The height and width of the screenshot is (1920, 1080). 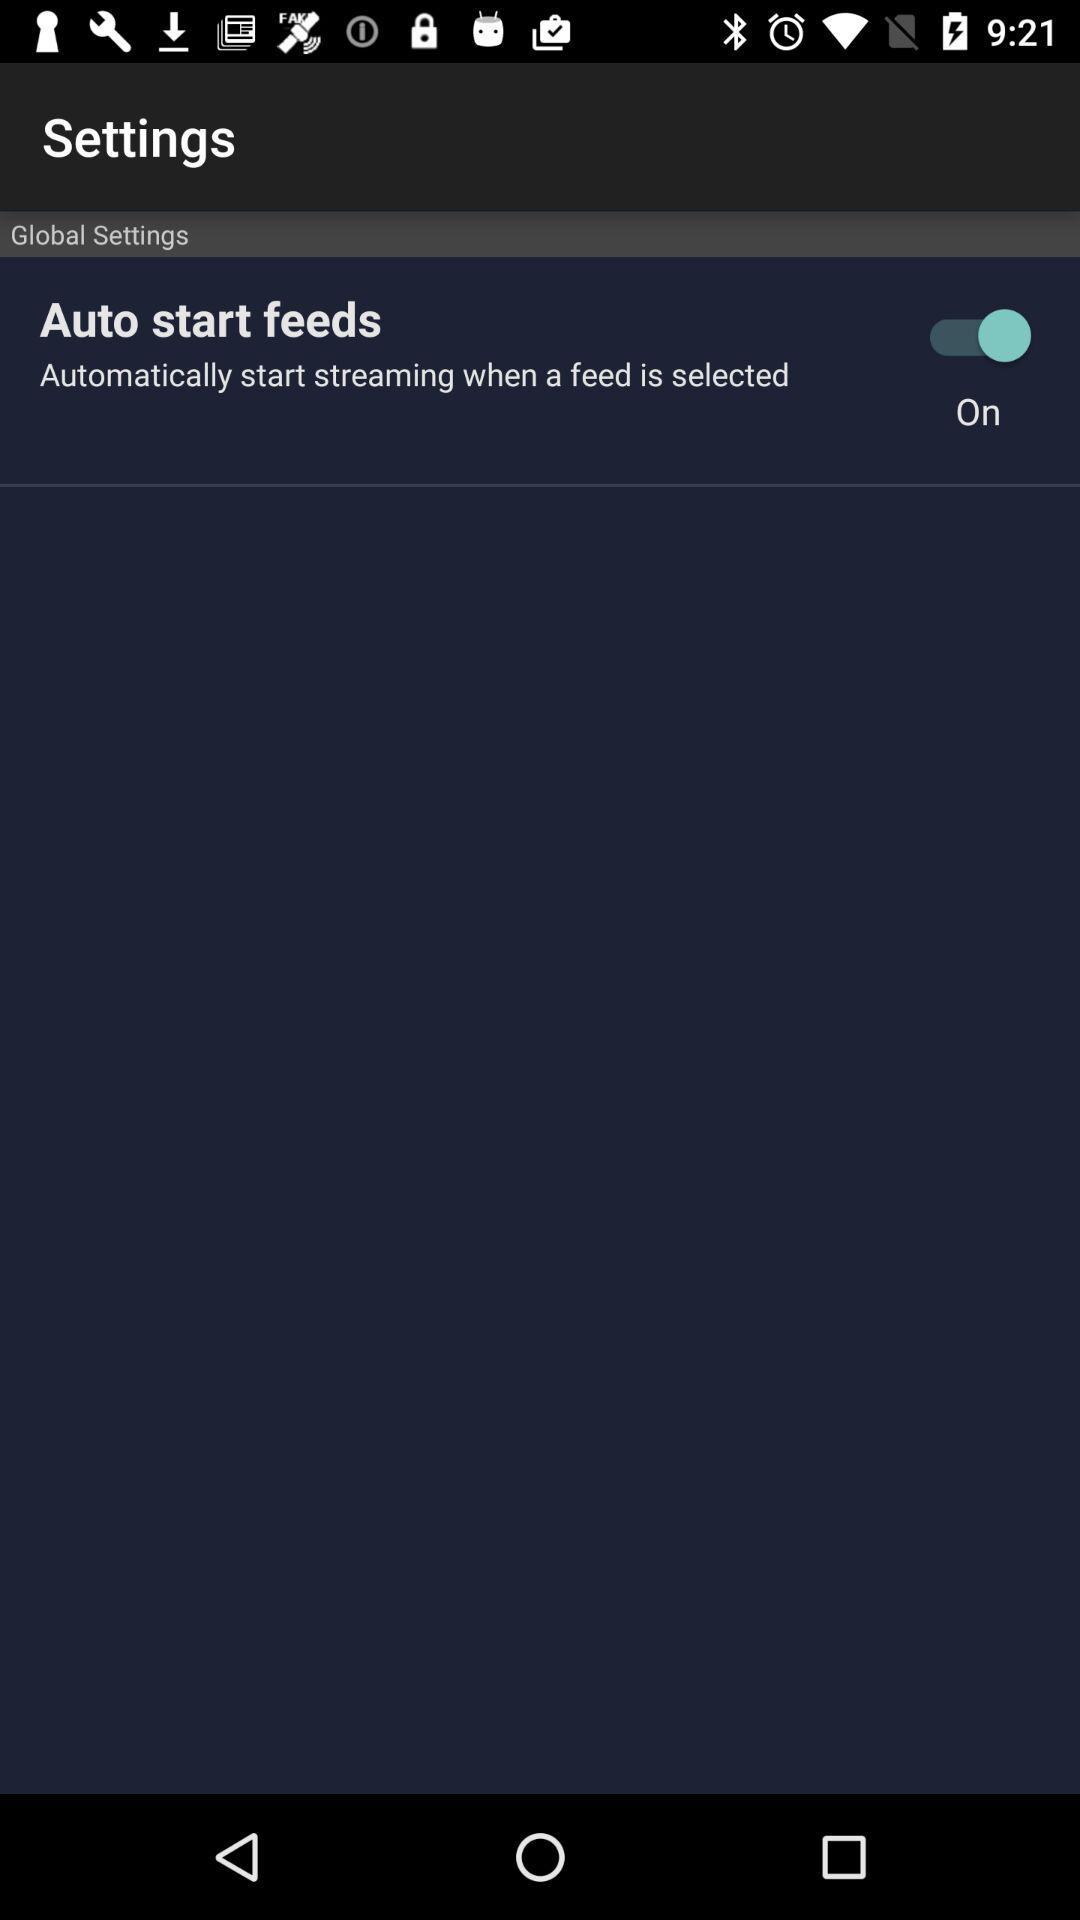 I want to click on auto start feeds icon, so click(x=471, y=317).